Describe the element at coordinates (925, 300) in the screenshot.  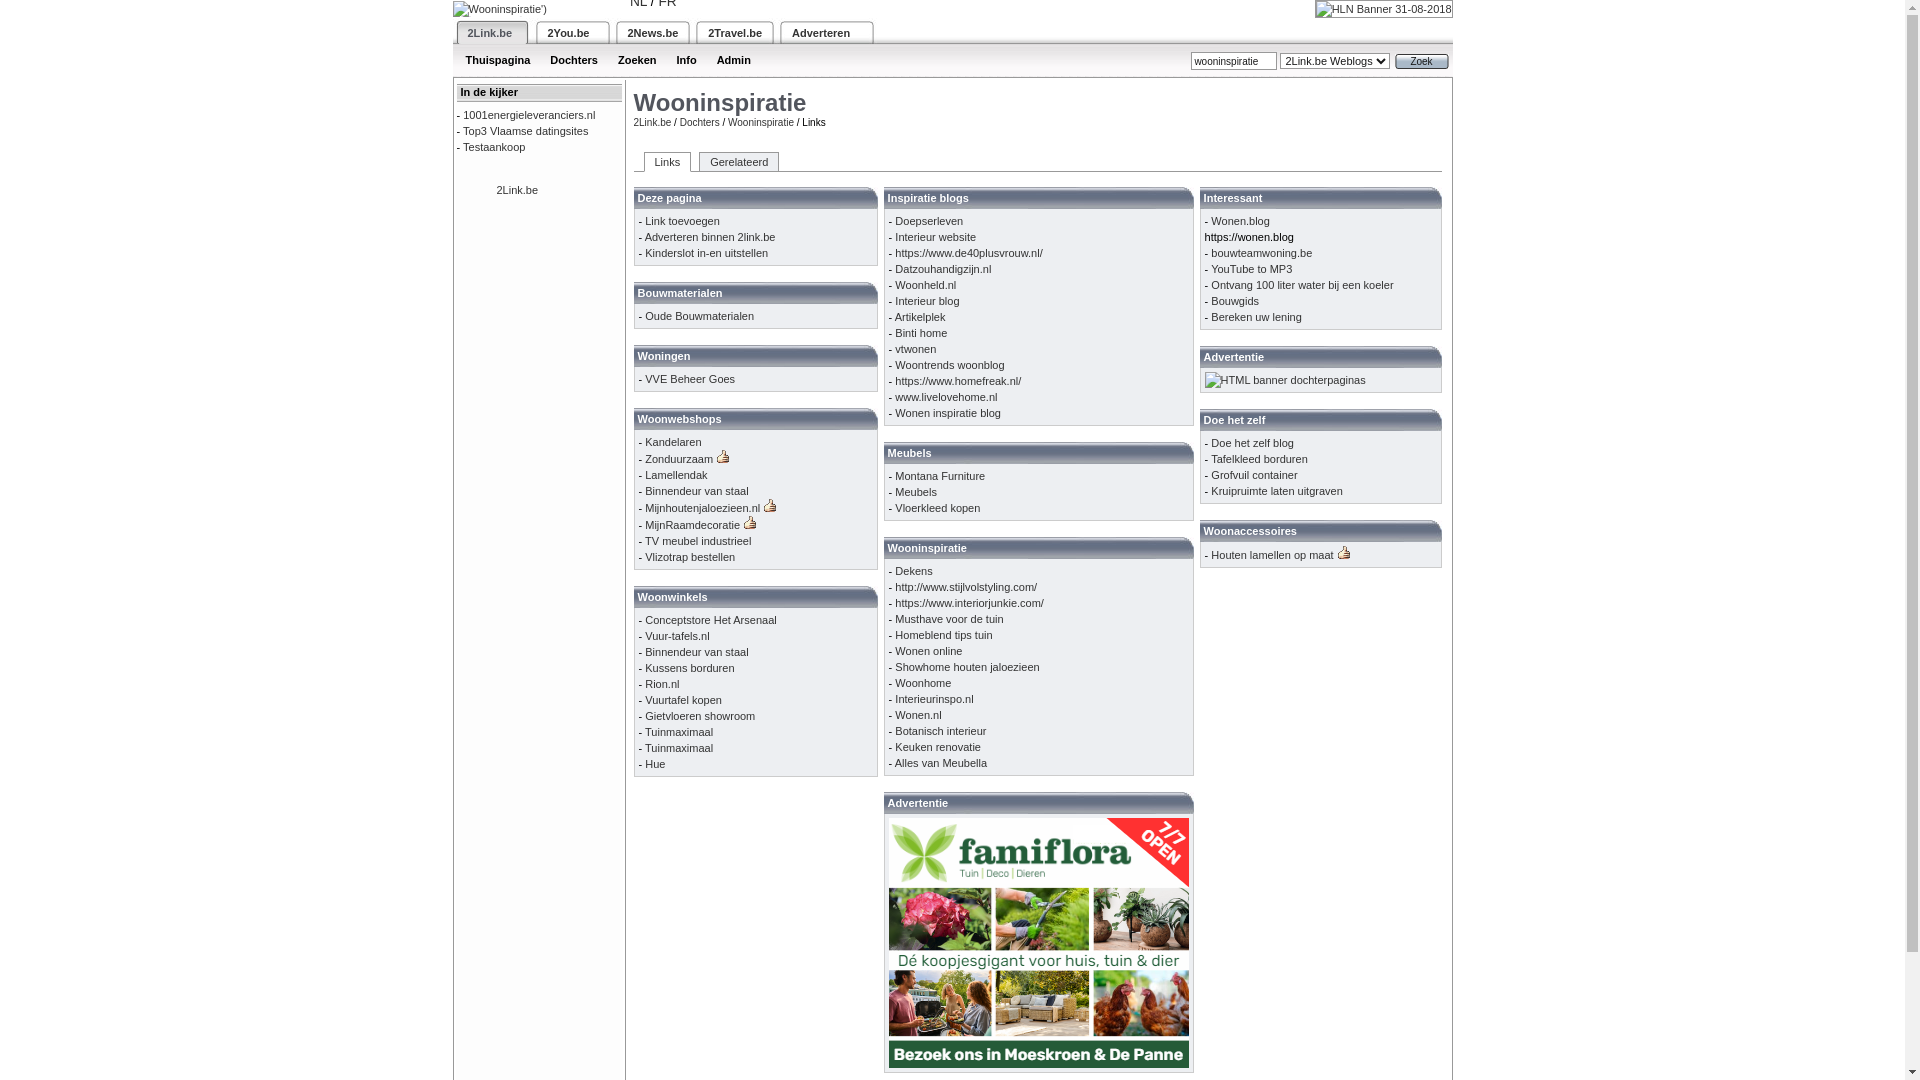
I see `'Interieur blog'` at that location.